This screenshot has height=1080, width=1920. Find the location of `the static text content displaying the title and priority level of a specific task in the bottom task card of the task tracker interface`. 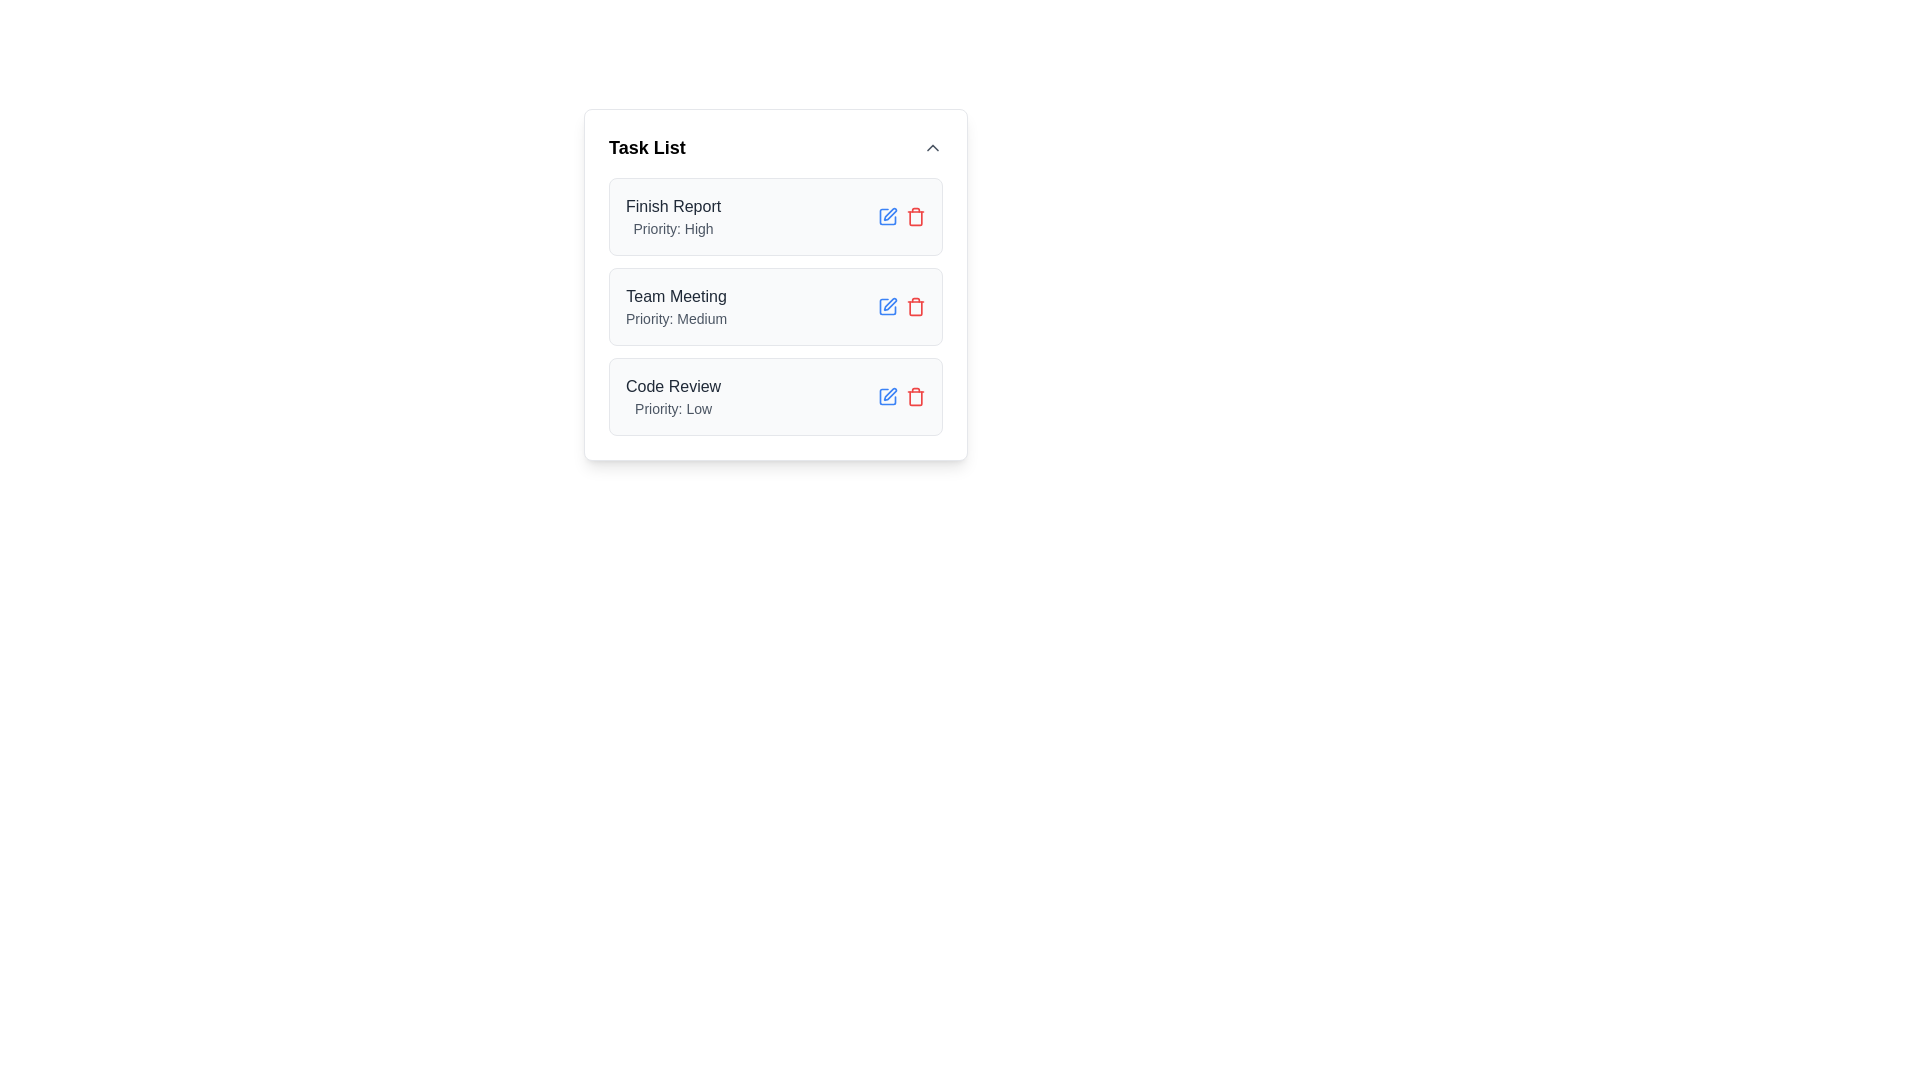

the static text content displaying the title and priority level of a specific task in the bottom task card of the task tracker interface is located at coordinates (673, 397).